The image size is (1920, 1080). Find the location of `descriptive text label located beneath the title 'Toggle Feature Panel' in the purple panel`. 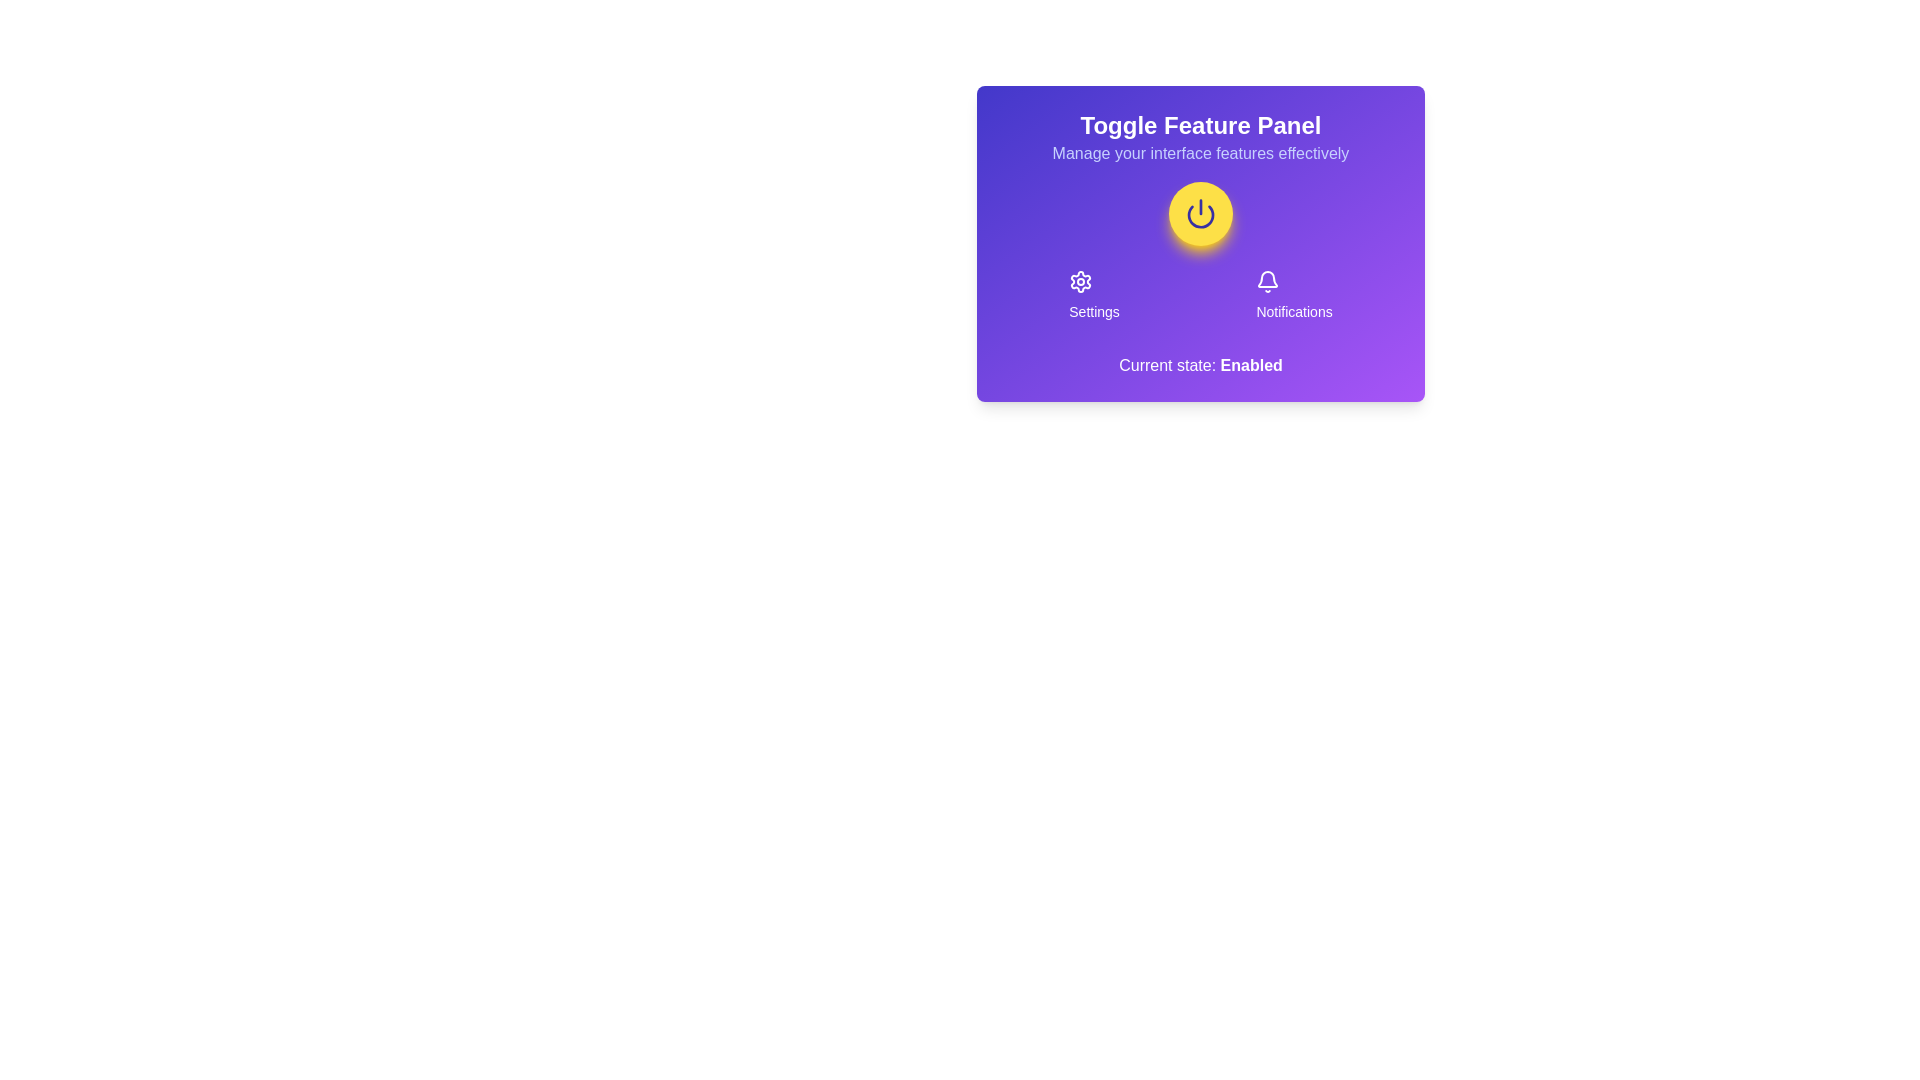

descriptive text label located beneath the title 'Toggle Feature Panel' in the purple panel is located at coordinates (1200, 153).